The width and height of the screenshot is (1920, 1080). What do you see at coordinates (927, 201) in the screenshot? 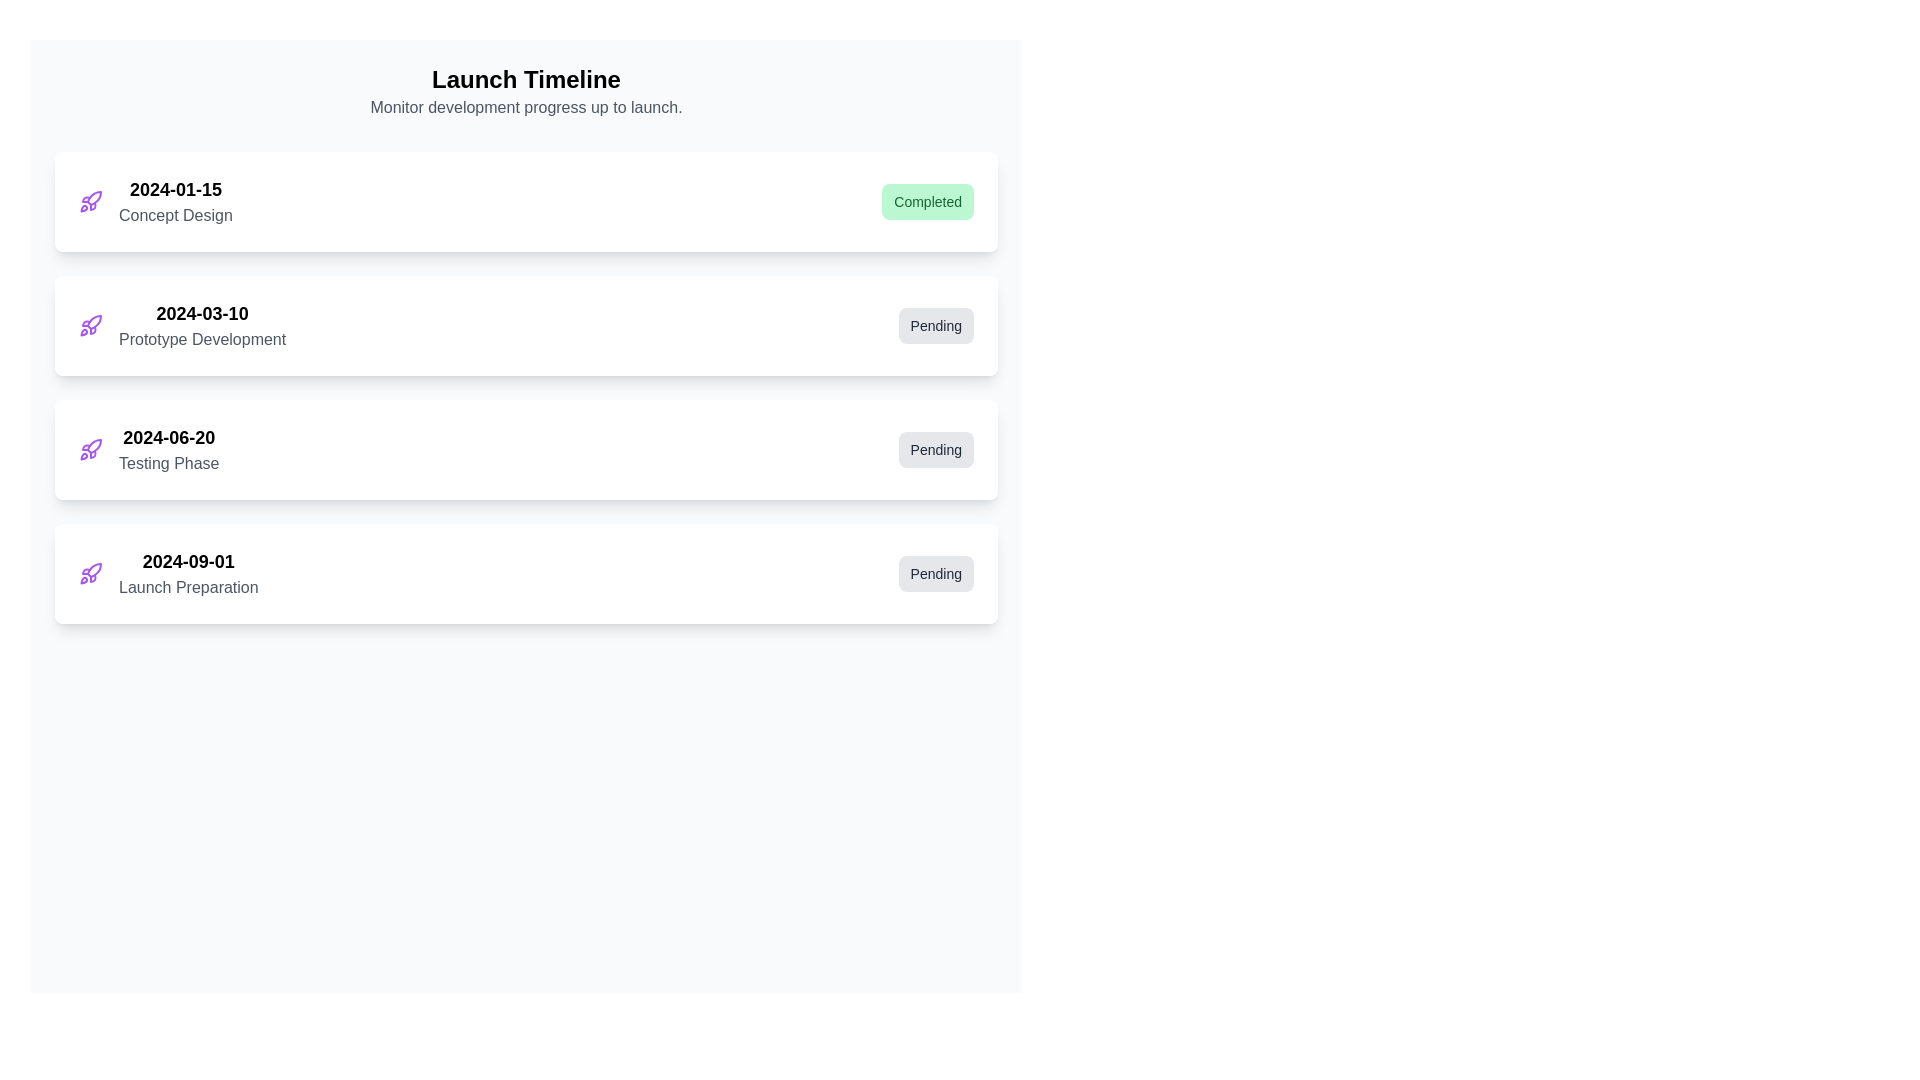
I see `the status indicator label for the milestone '2024-01-15 Concept Design' located in the 'Launch Timeline' section, which displays the completion status` at bounding box center [927, 201].